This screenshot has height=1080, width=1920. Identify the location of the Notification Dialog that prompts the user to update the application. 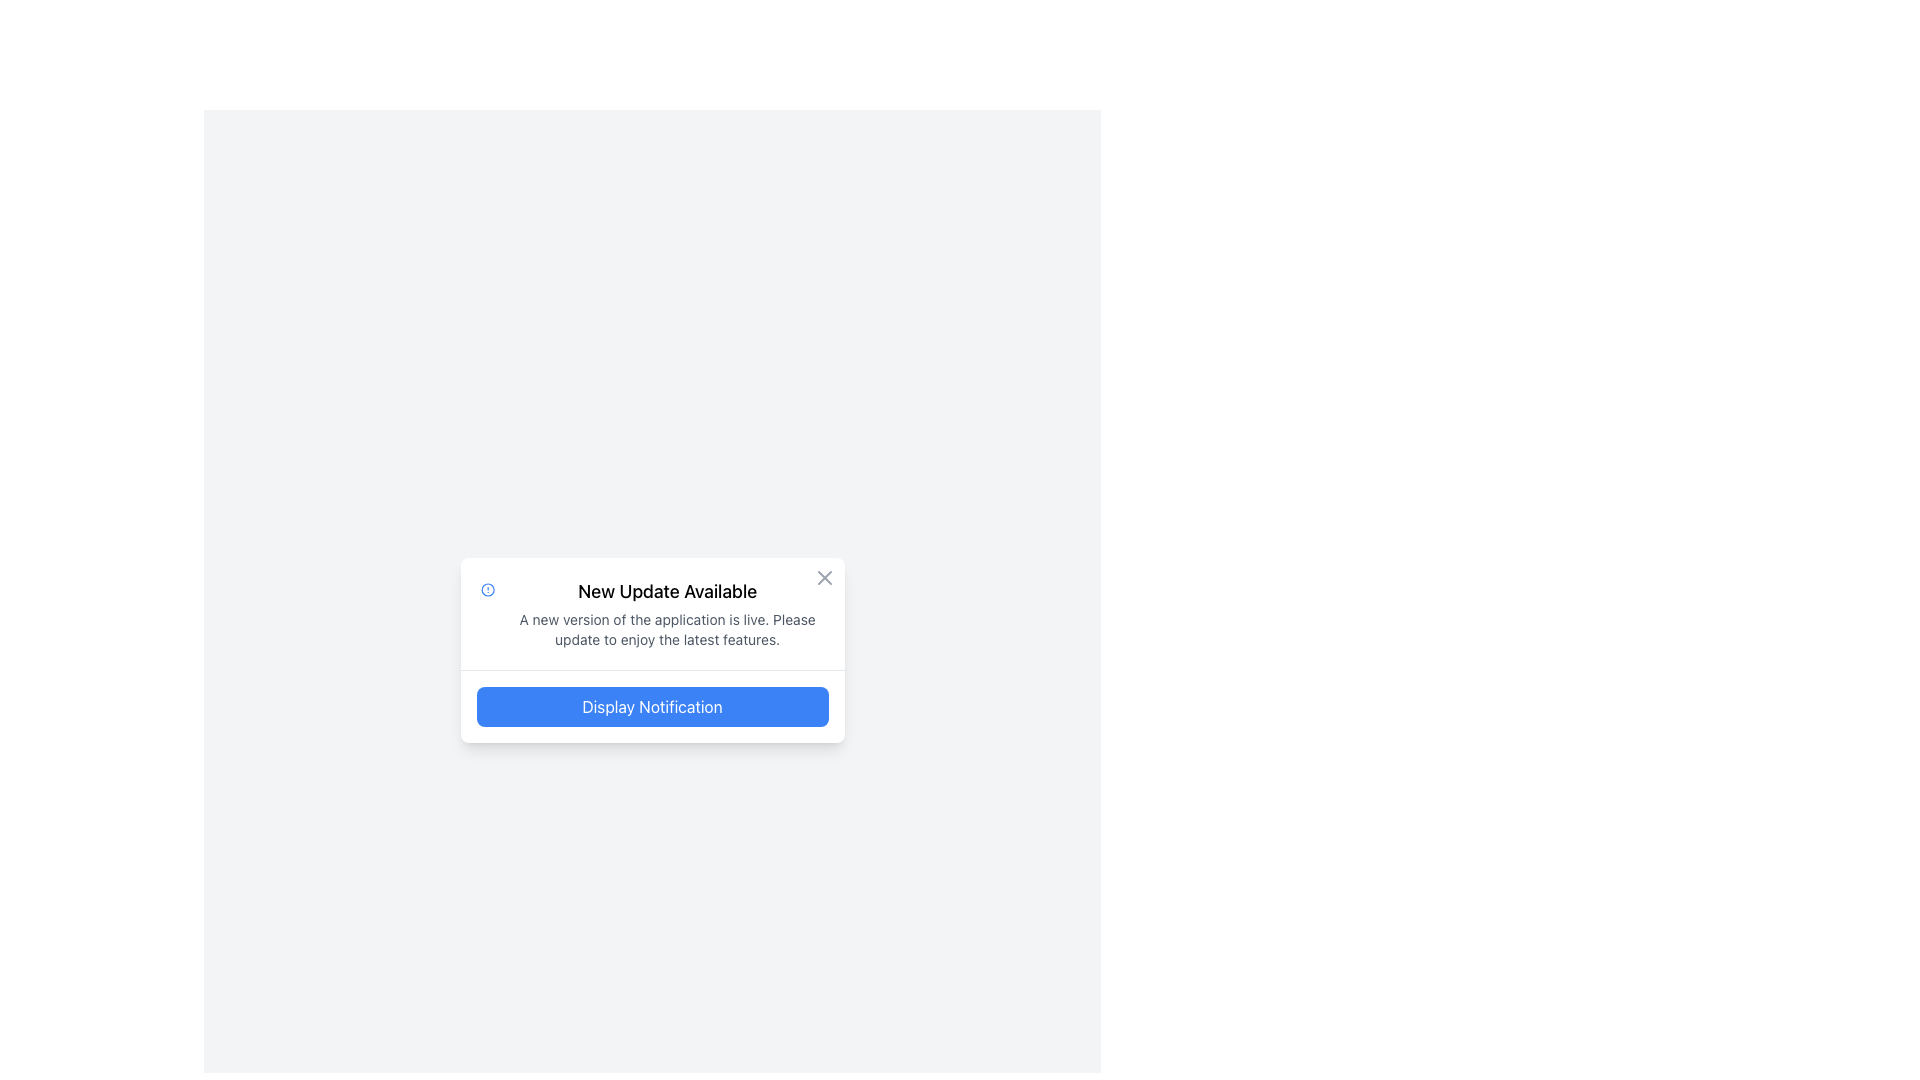
(652, 650).